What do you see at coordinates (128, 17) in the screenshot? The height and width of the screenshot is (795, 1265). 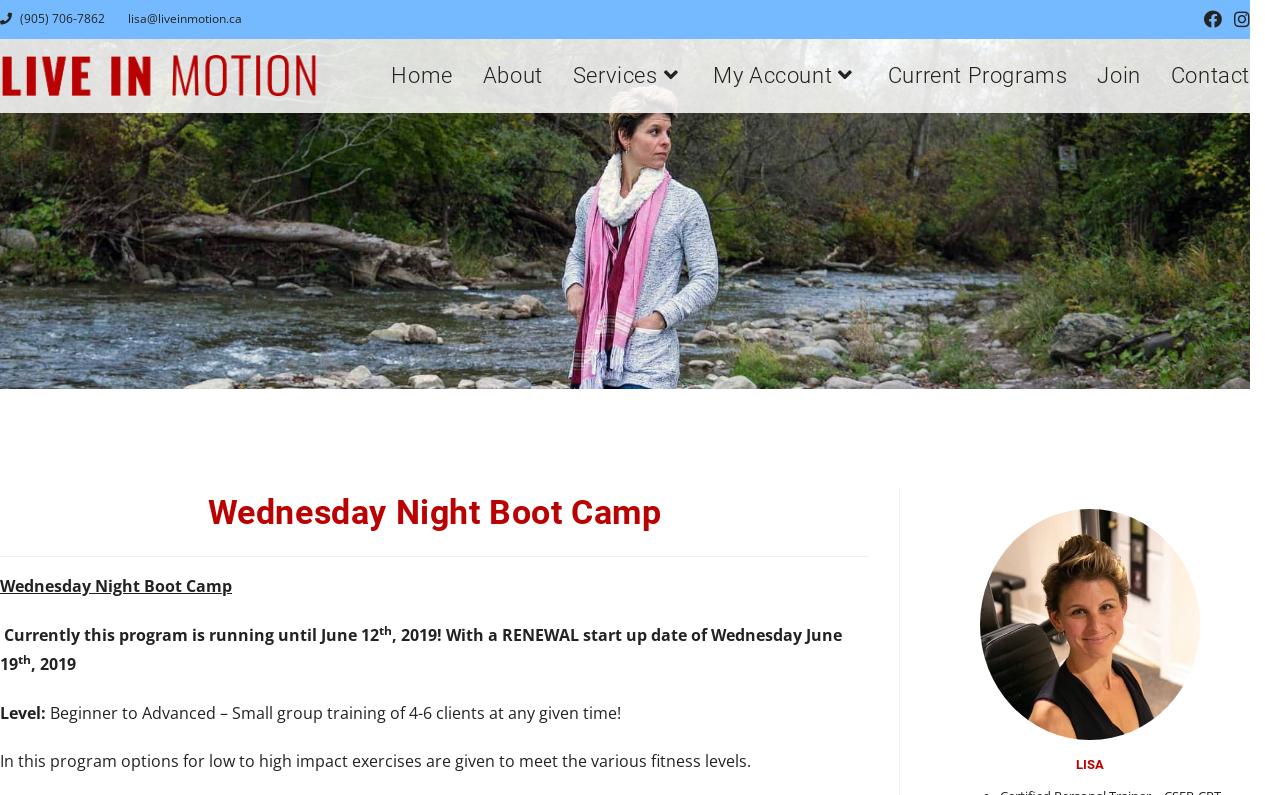 I see `'lisa@liveinmotion.ca'` at bounding box center [128, 17].